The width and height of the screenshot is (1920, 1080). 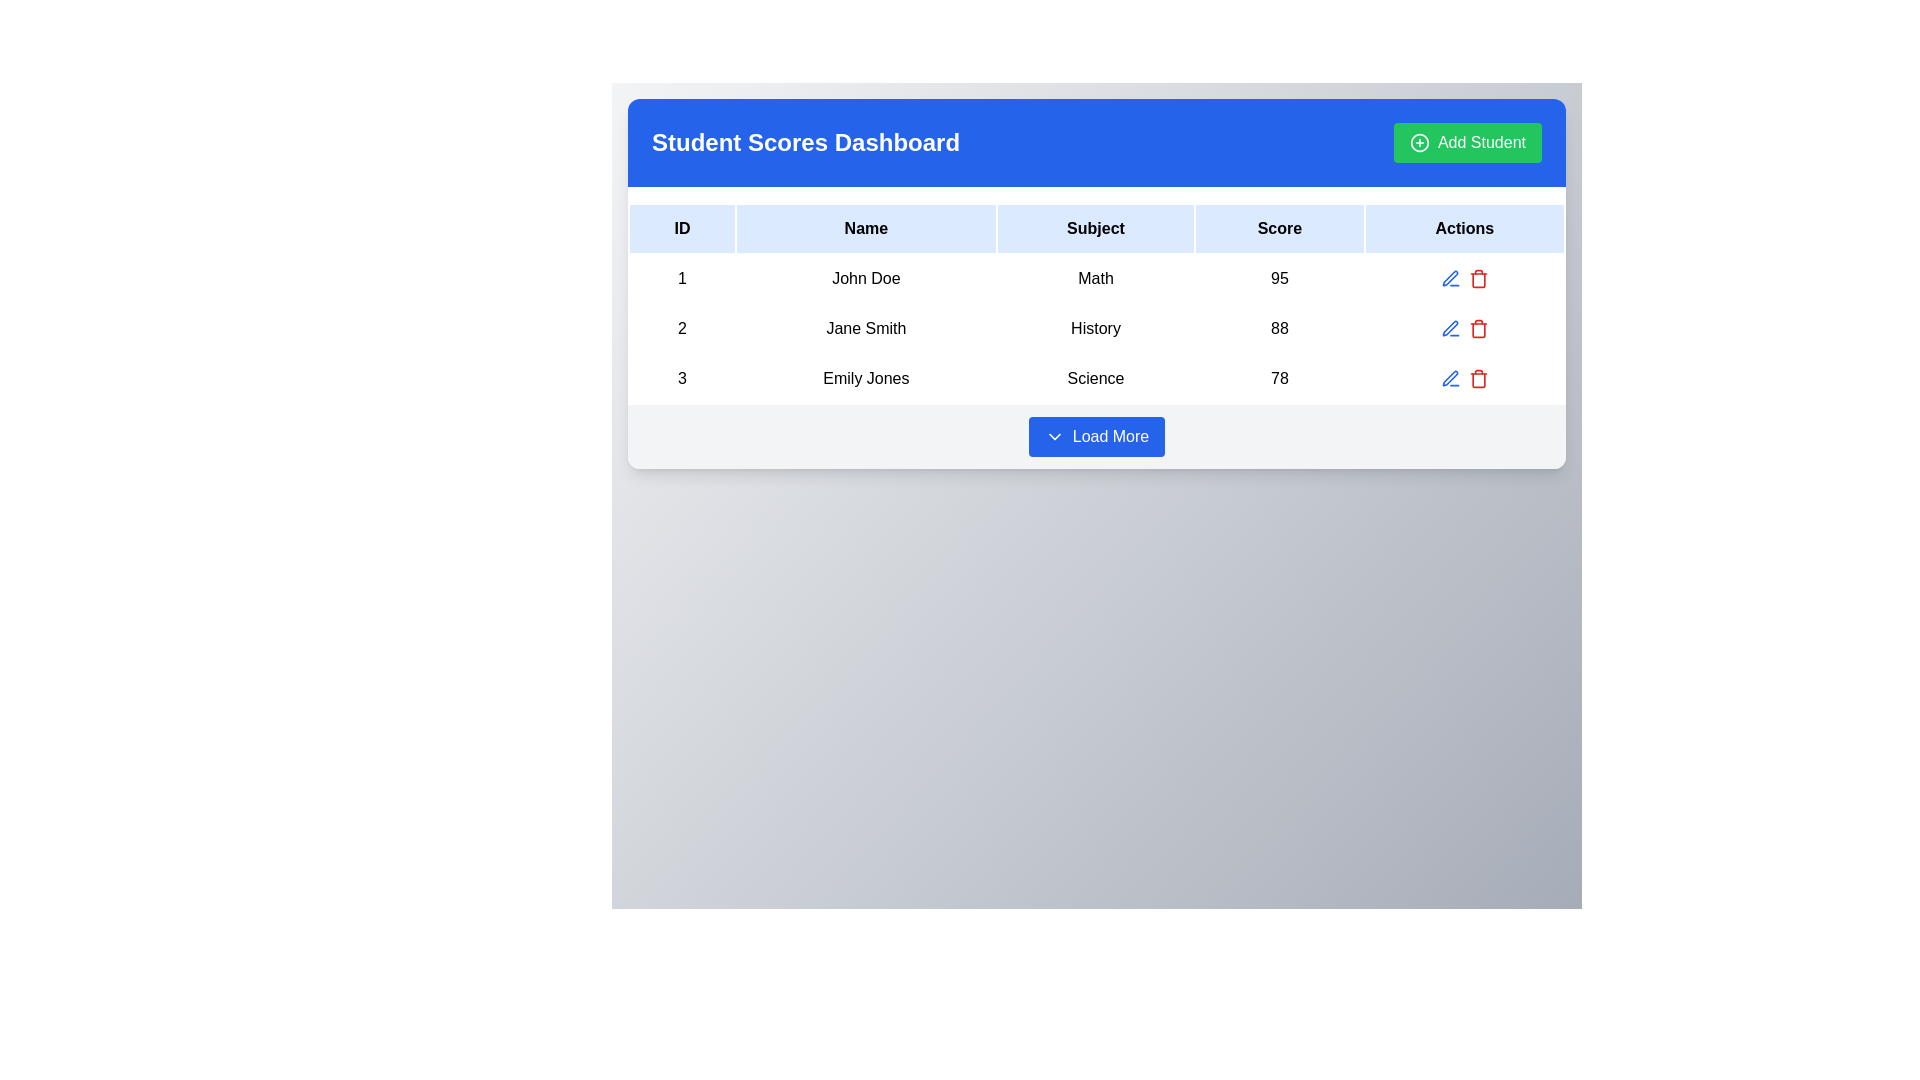 I want to click on the last column header text label in the table that indicates actions such as edit or delete for each row, positioned to the right of the Score header, so click(x=1464, y=227).